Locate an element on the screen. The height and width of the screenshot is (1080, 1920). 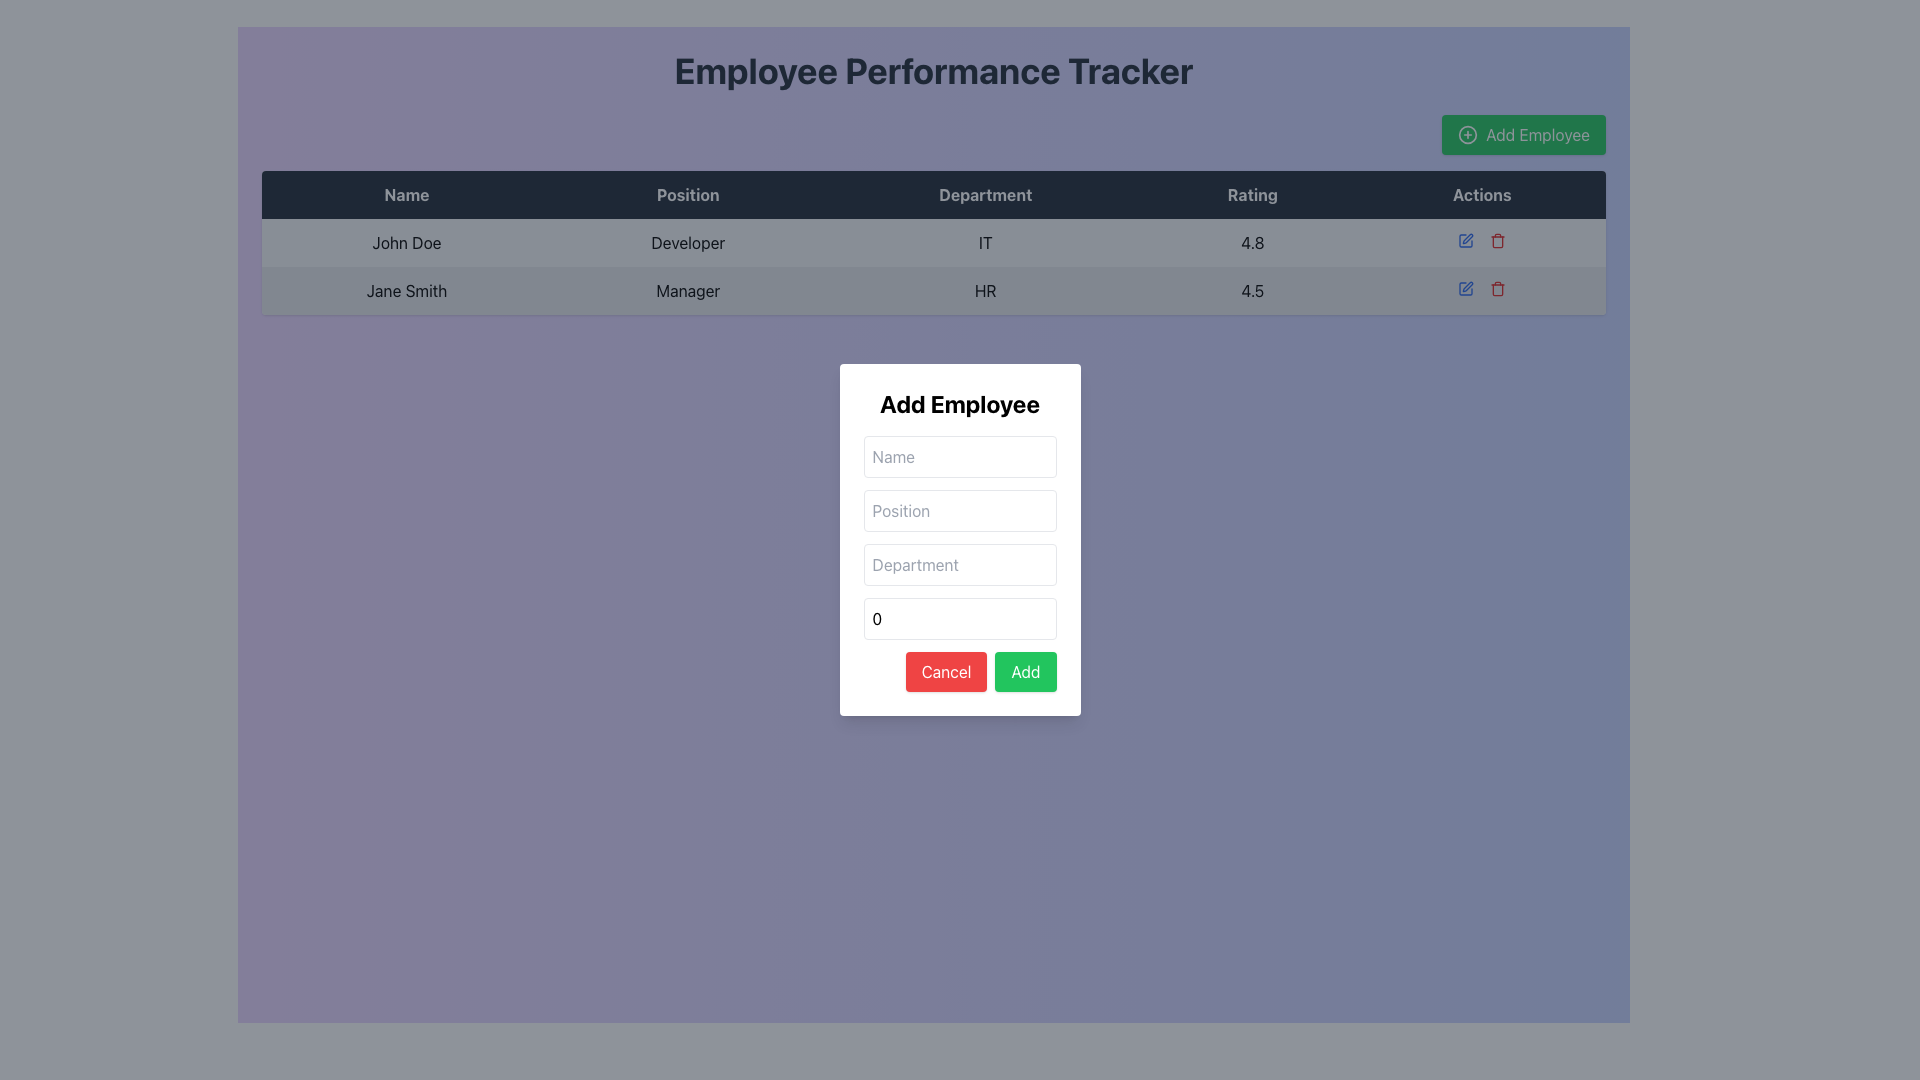
the delete button located in the first row of the table under the 'Actions' column is located at coordinates (1498, 239).